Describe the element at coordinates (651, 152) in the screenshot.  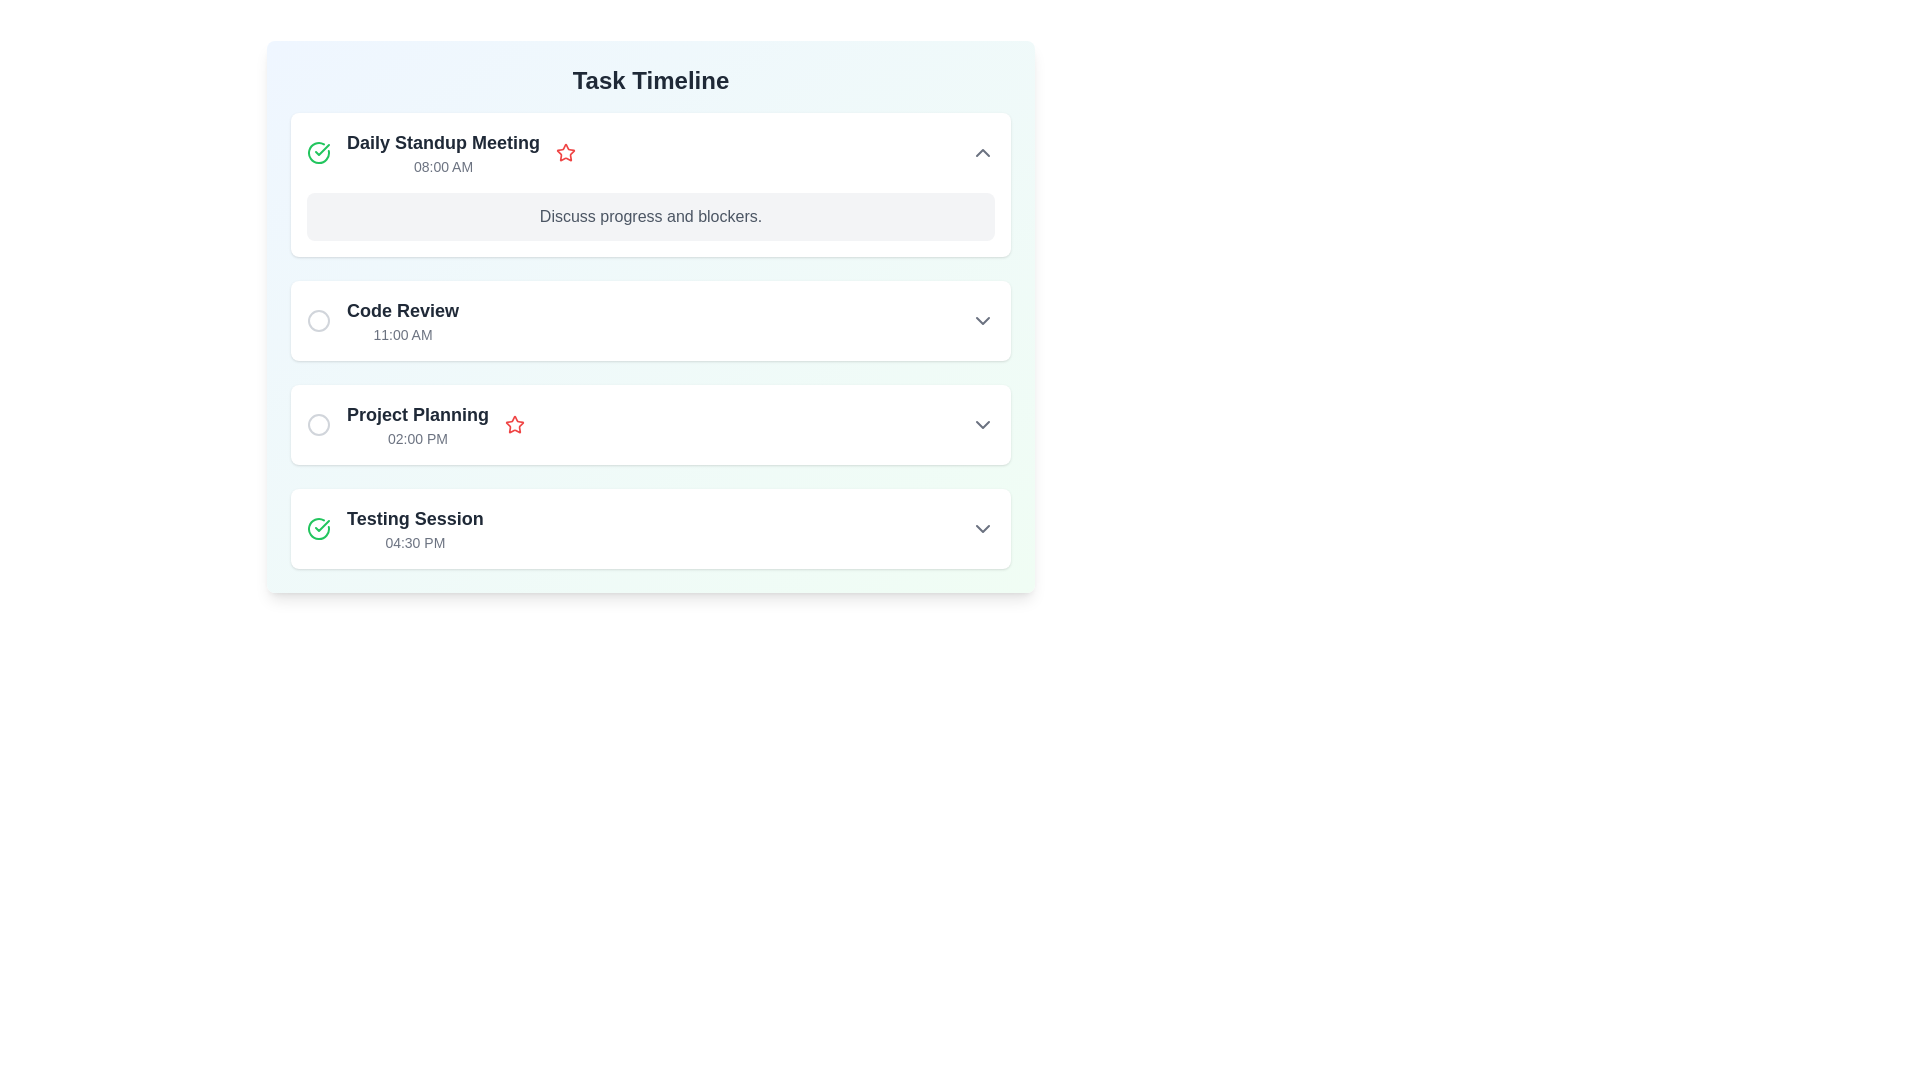
I see `the top task card in the timeline view, located directly under the 'Task Timeline' title` at that location.